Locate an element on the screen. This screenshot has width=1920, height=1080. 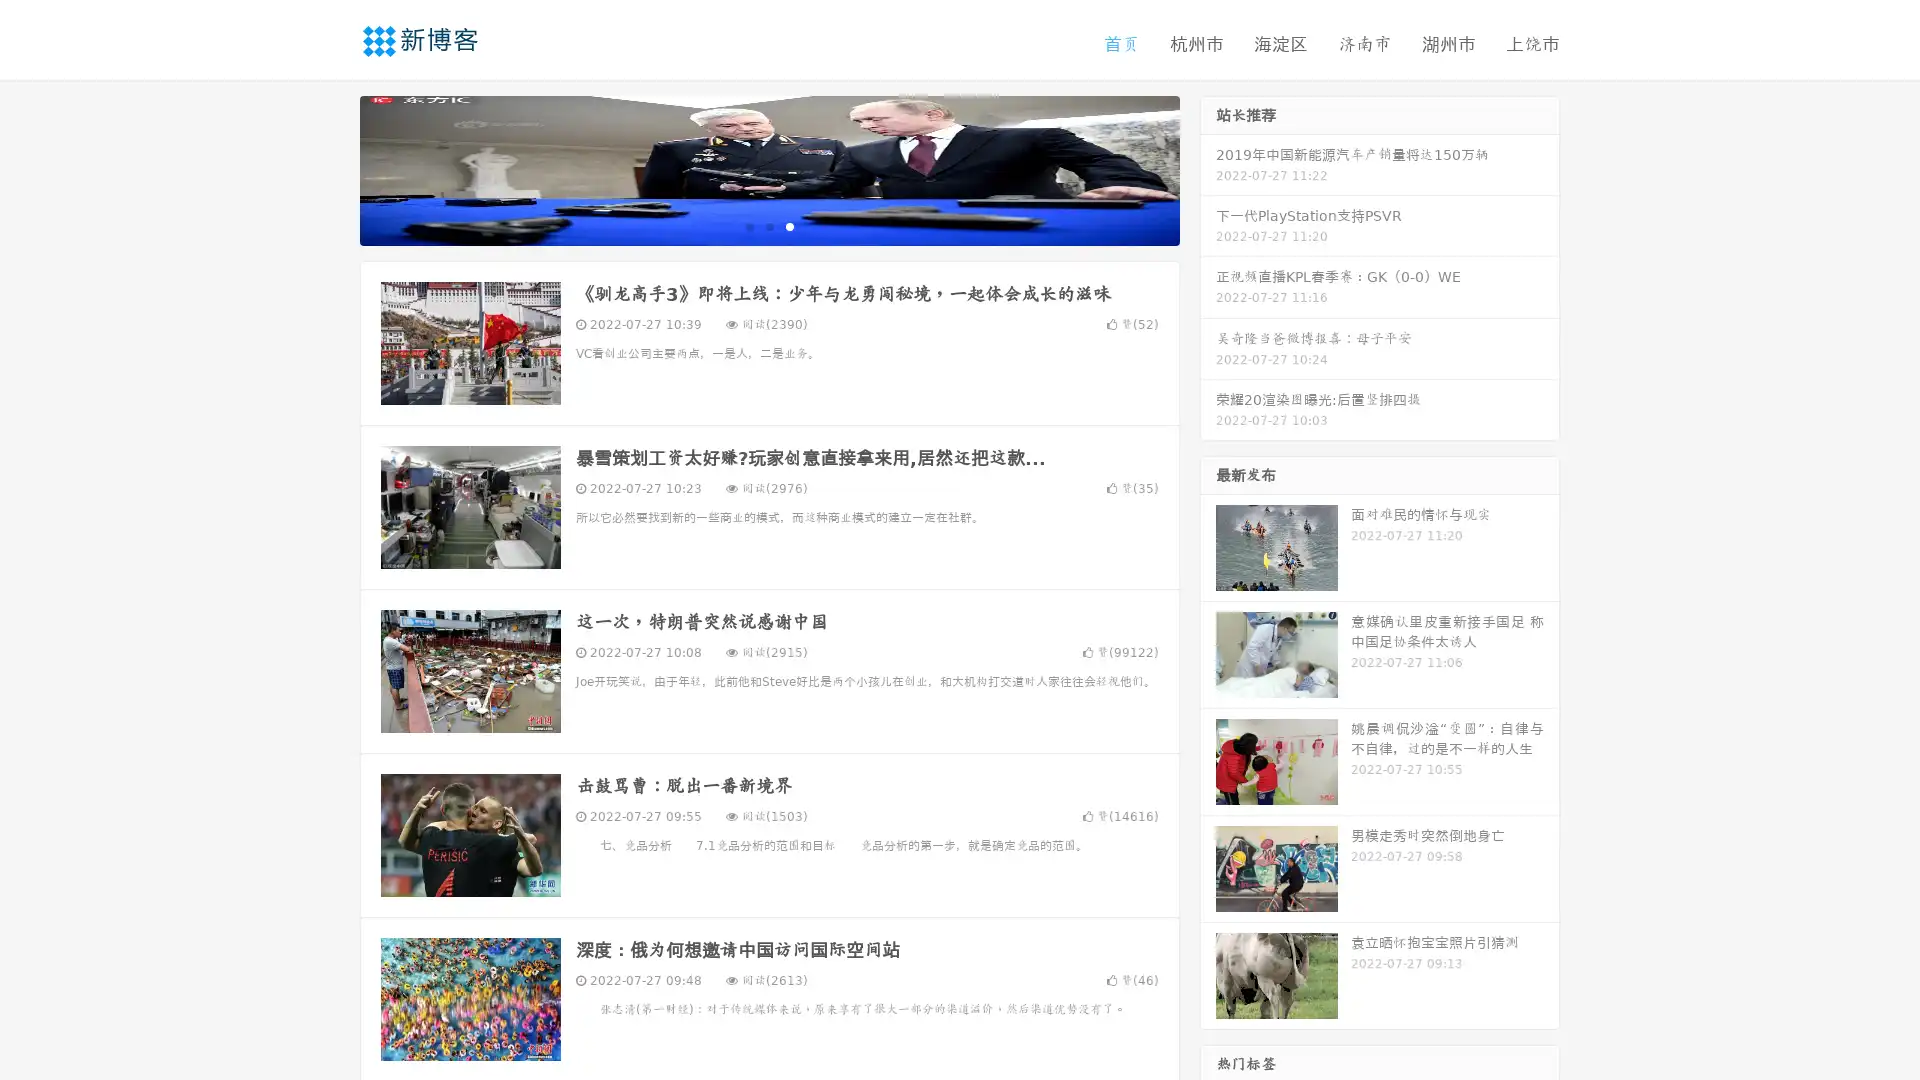
Next slide is located at coordinates (1208, 168).